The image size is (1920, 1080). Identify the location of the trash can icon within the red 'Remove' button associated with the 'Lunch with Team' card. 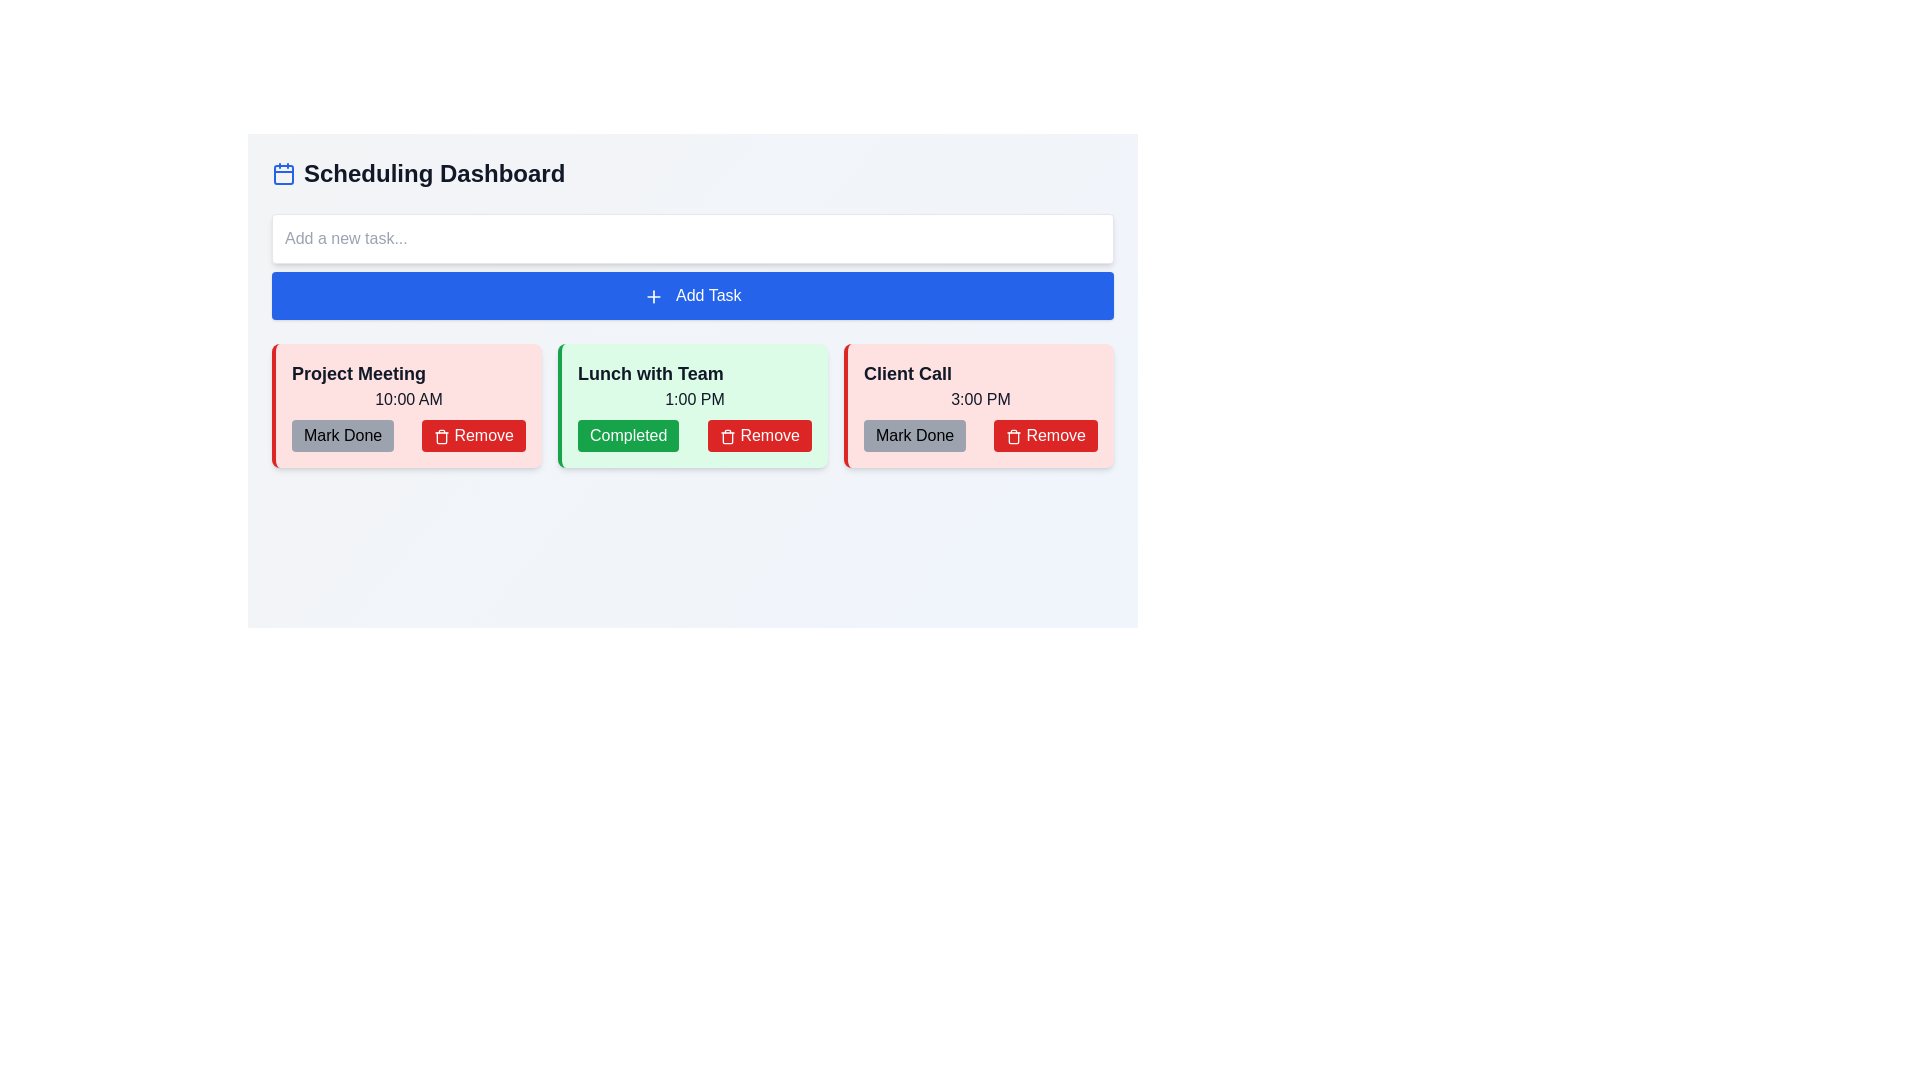
(1013, 435).